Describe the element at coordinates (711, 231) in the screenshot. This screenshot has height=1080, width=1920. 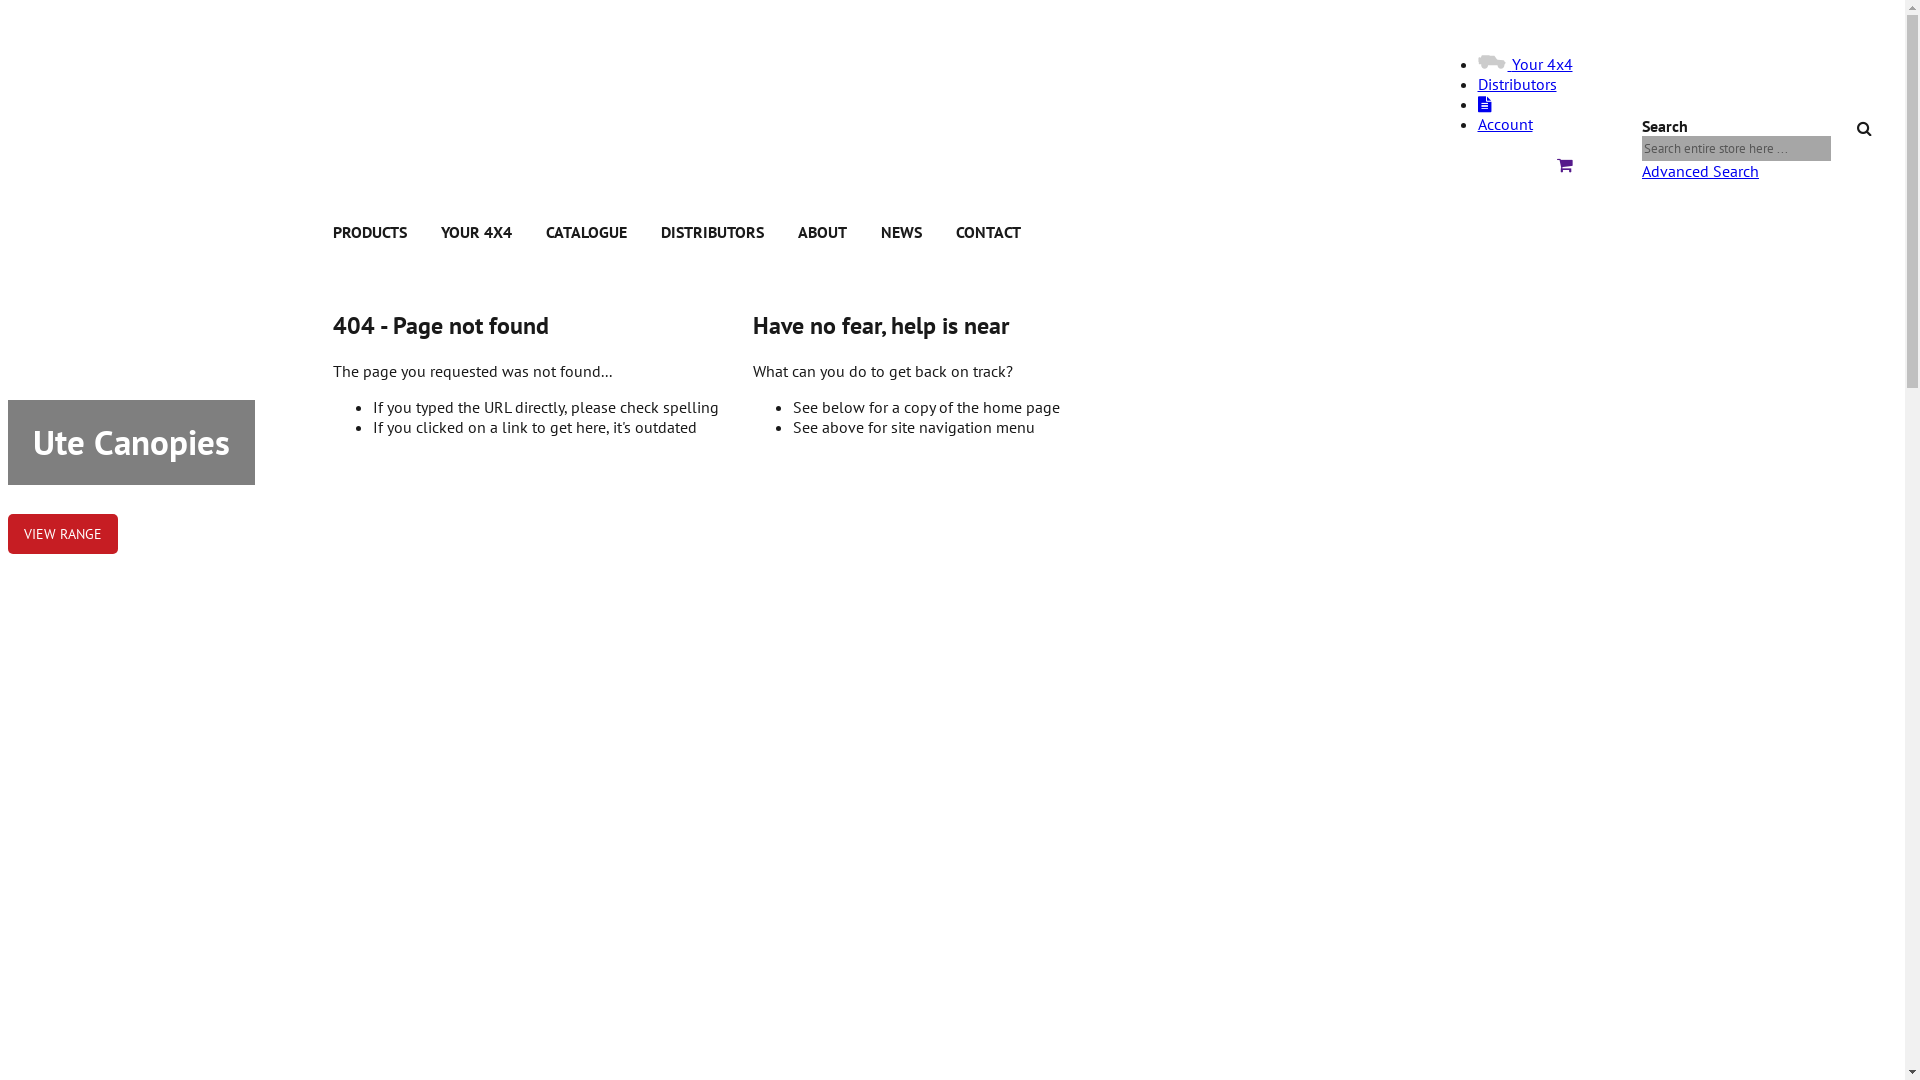
I see `'DISTRIBUTORS'` at that location.